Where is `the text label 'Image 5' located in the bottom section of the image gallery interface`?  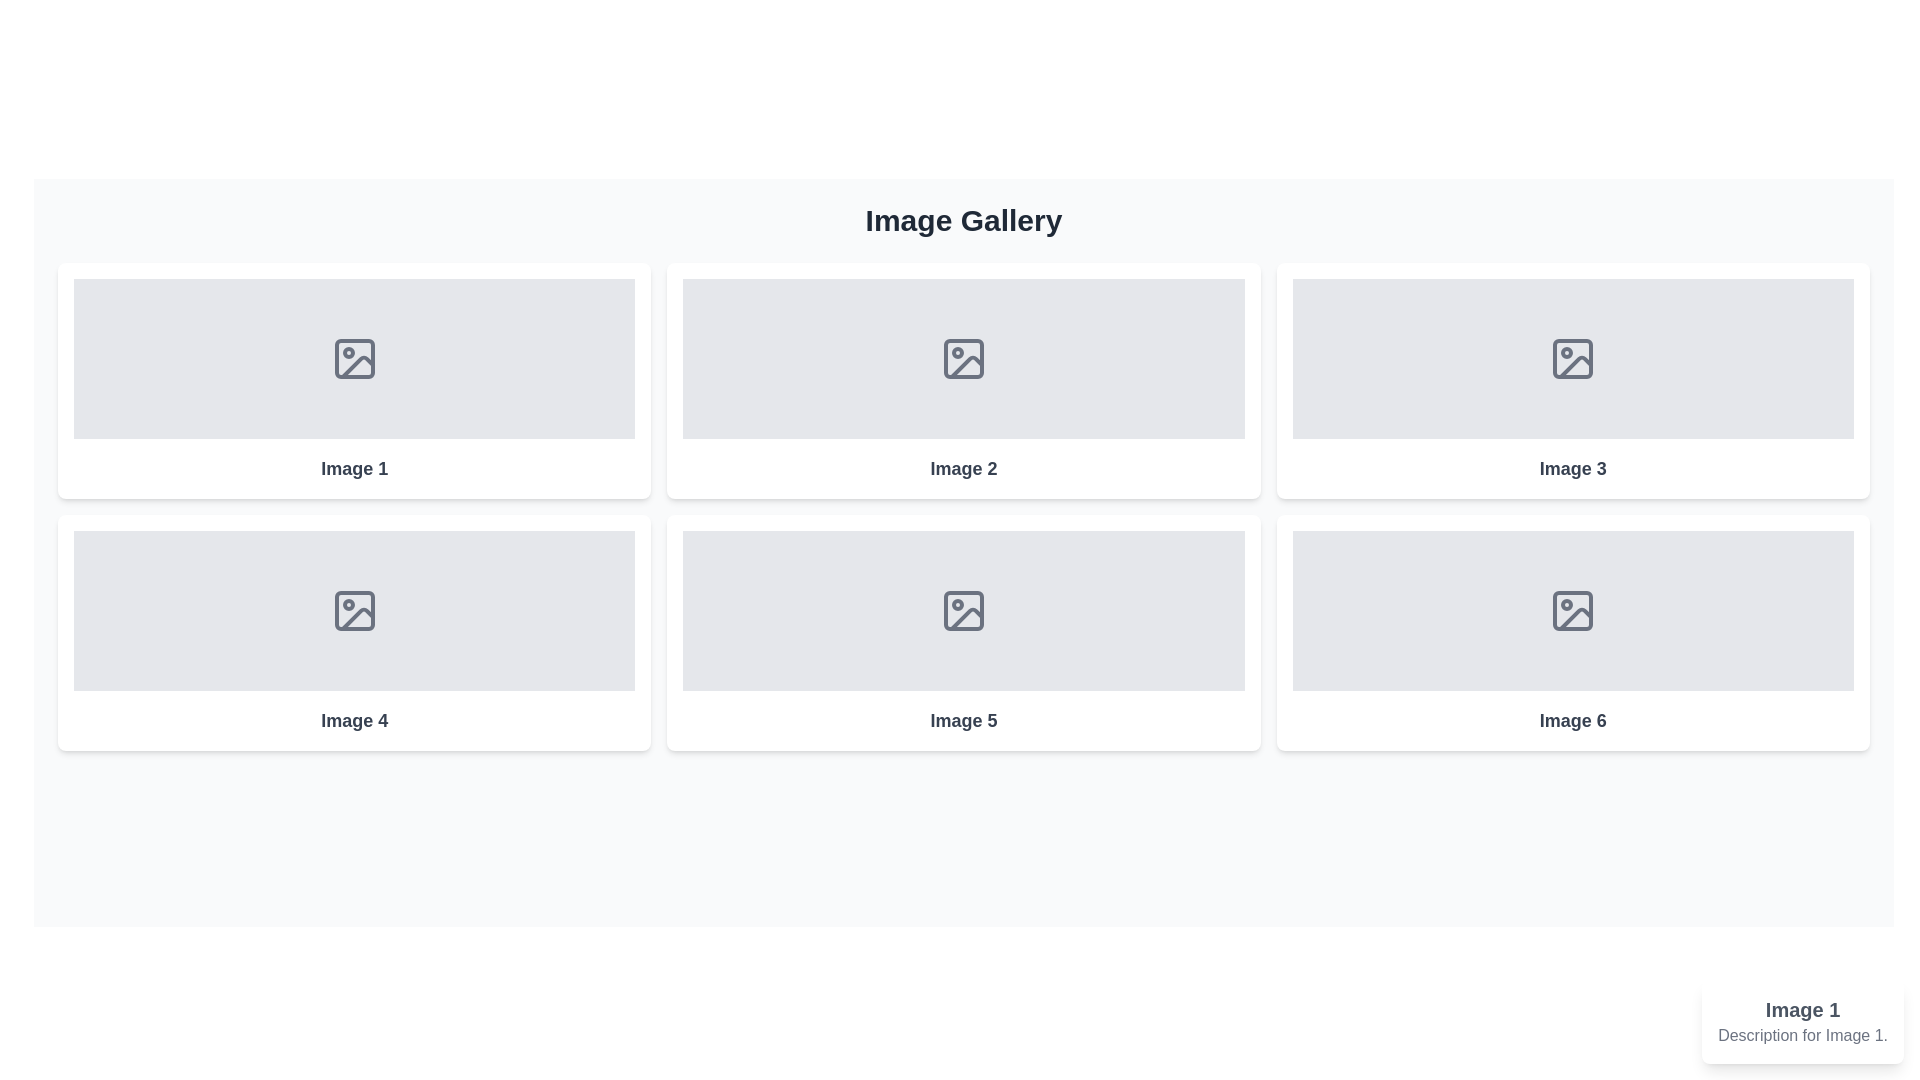 the text label 'Image 5' located in the bottom section of the image gallery interface is located at coordinates (964, 721).